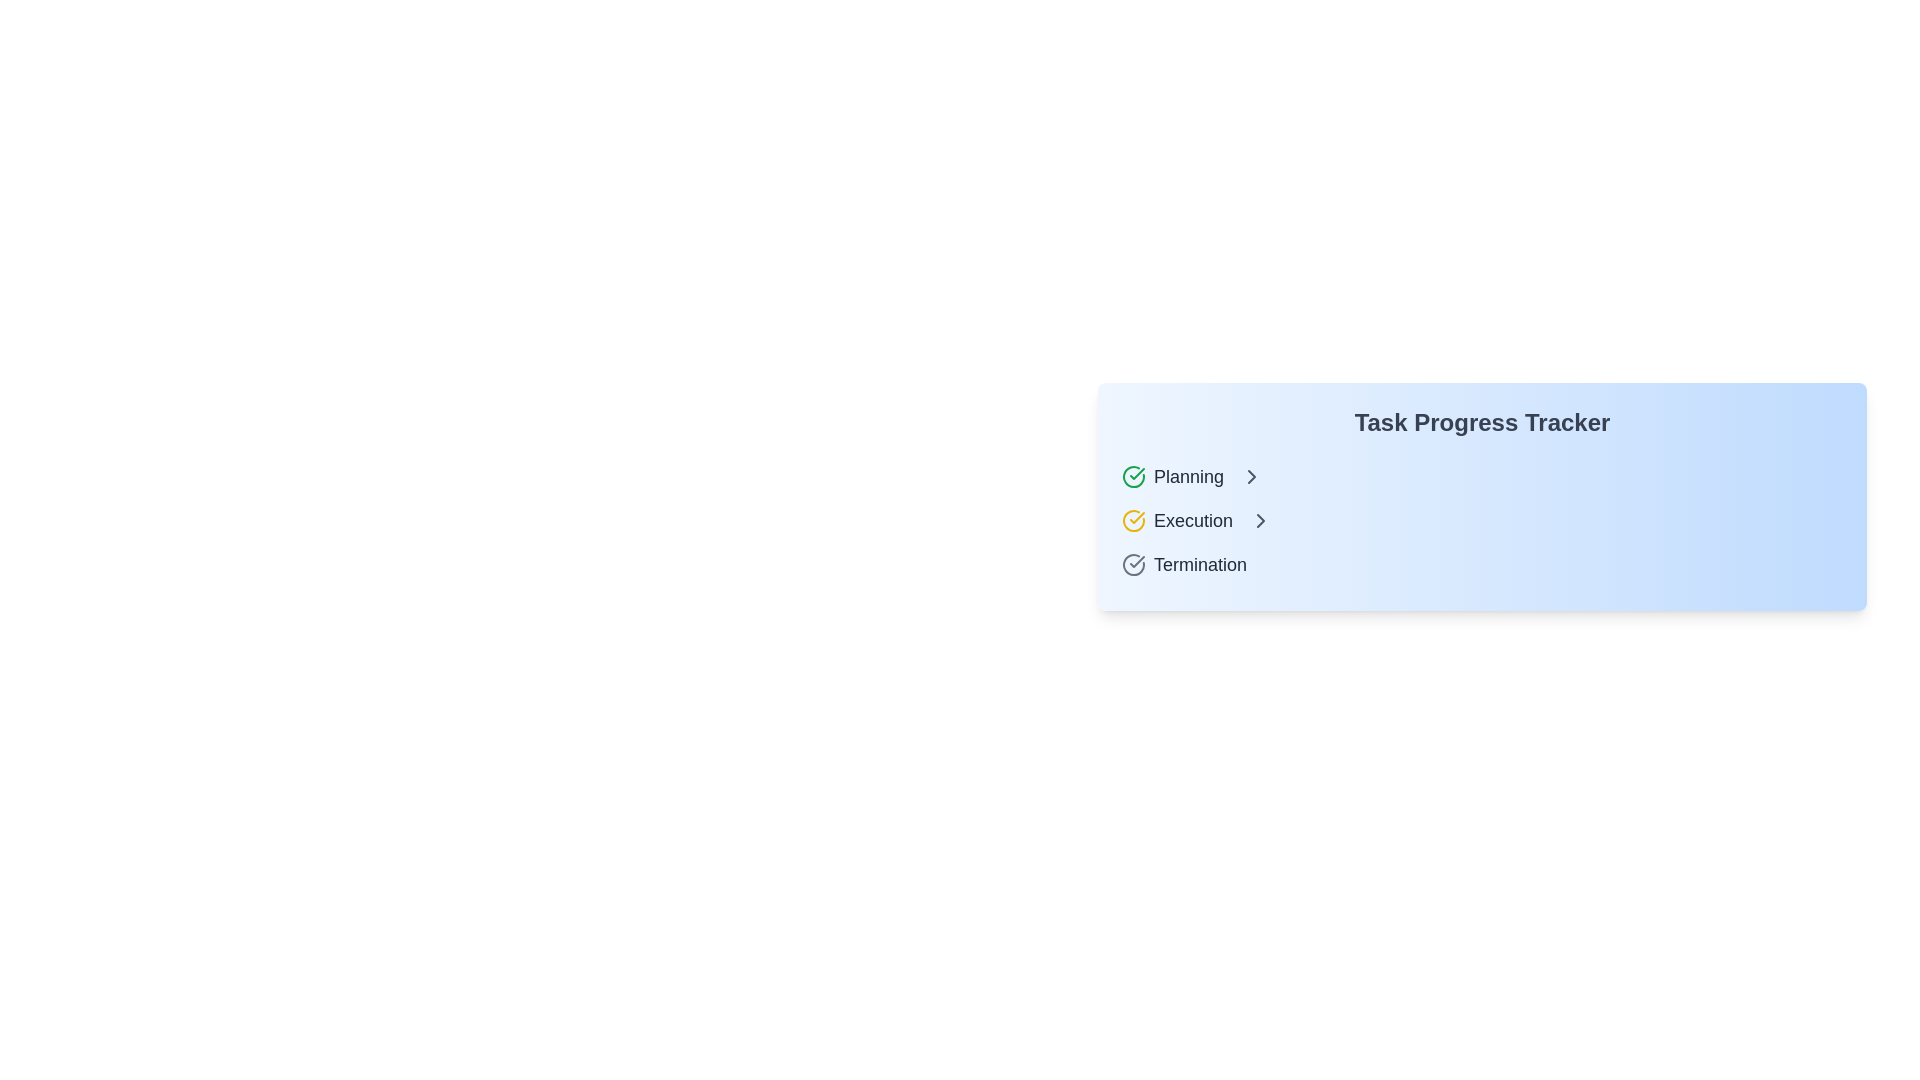 Image resolution: width=1920 pixels, height=1080 pixels. What do you see at coordinates (1133, 519) in the screenshot?
I see `the visual styling of the circular icon with a checkmark, which is the leftmost icon next to the 'Execution' label in the task tracker` at bounding box center [1133, 519].